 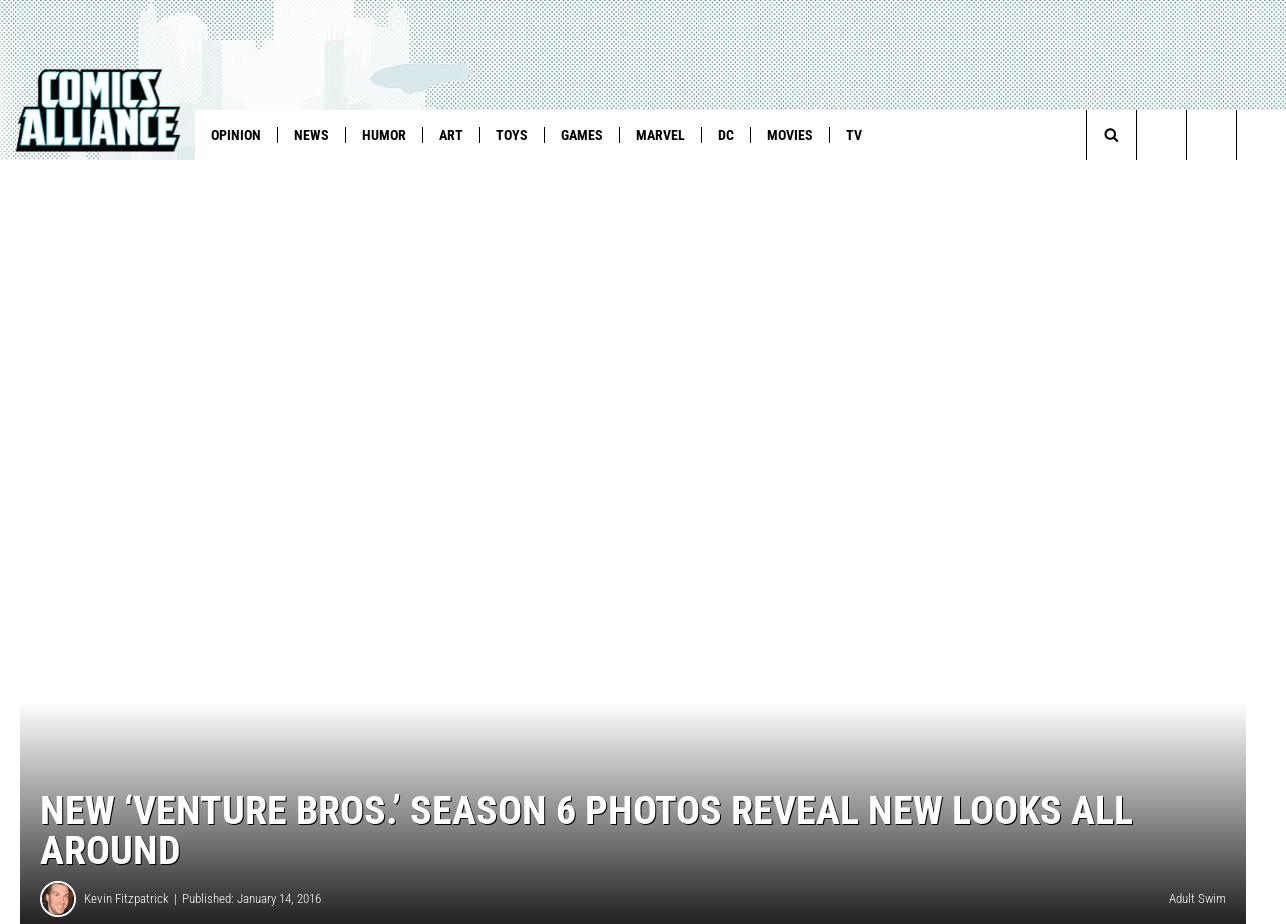 I want to click on 'New ‘Venture Bros.’ Season 6 Photos Reveal New Looks All Around', so click(x=585, y=862).